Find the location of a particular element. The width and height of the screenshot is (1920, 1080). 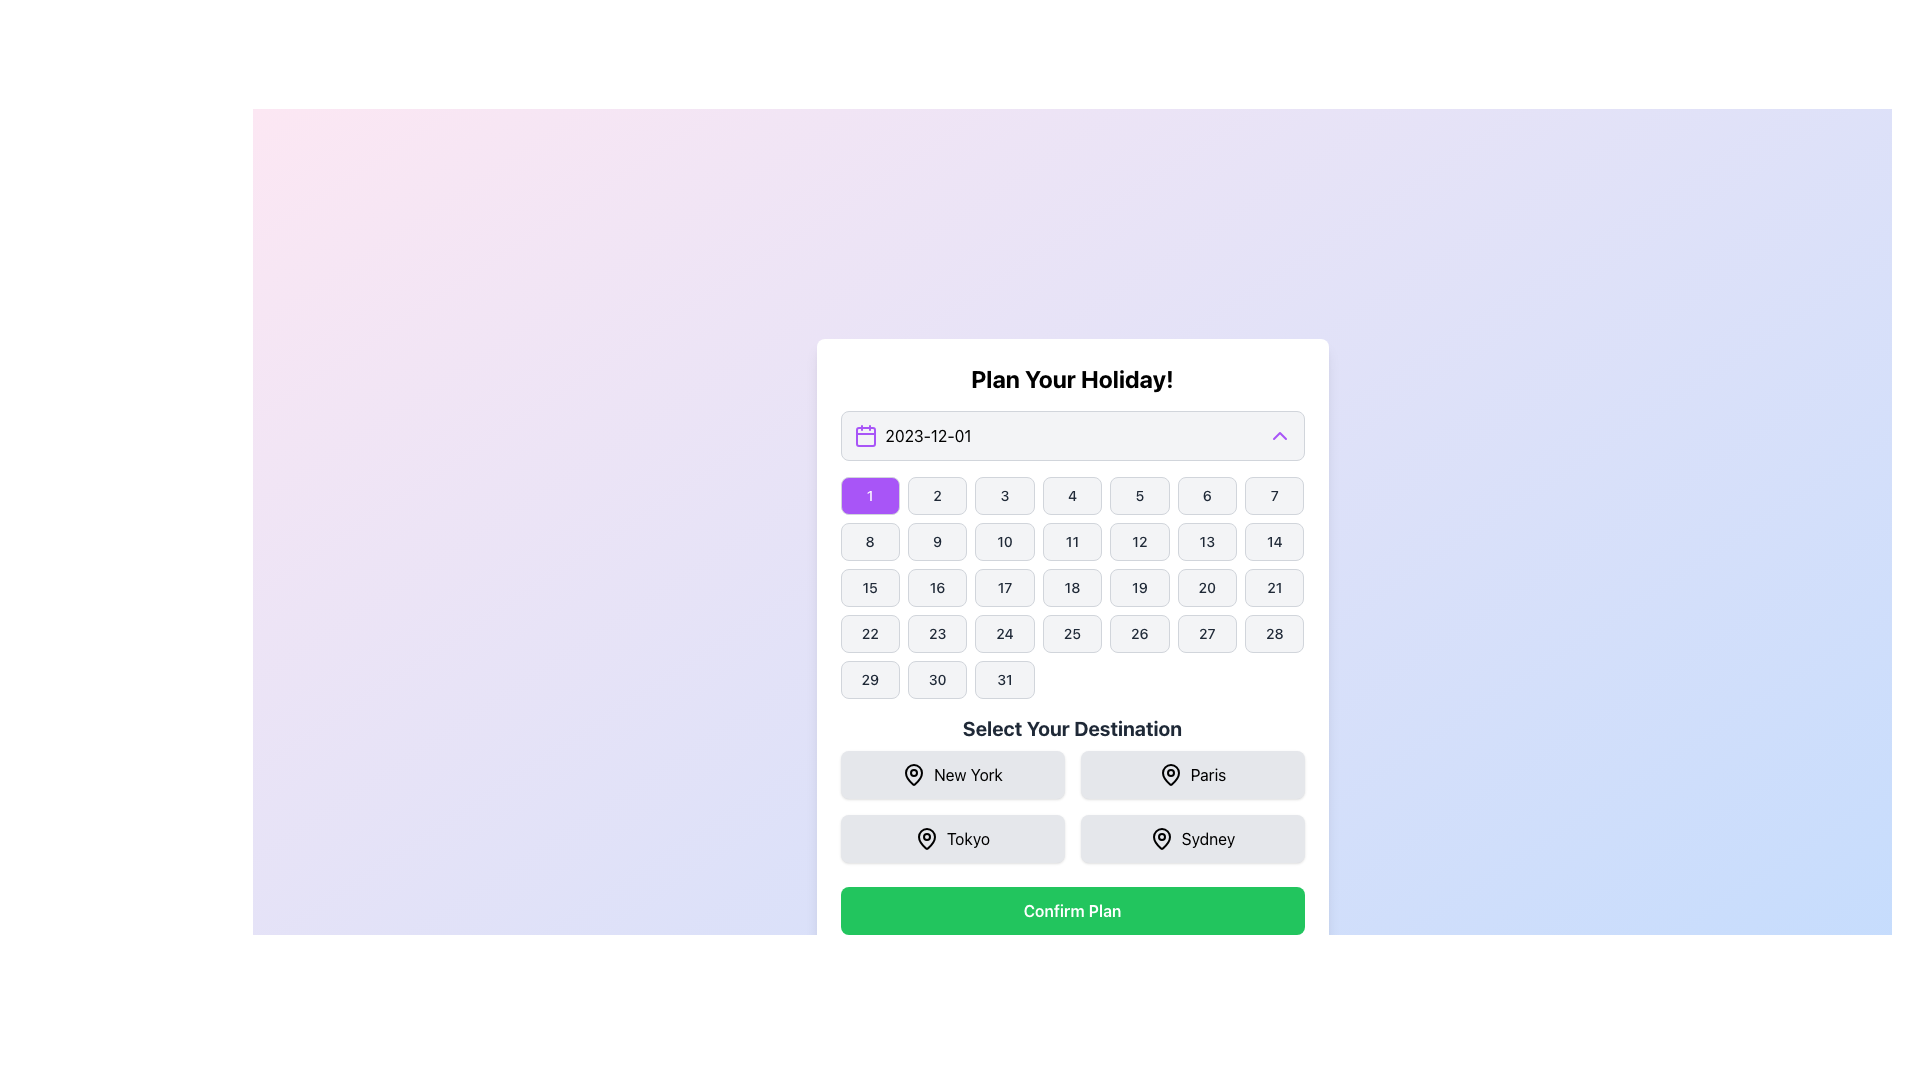

the small upward-pointing purple chevron icon located to the right of the date display box showing '2023-12-01' is located at coordinates (1278, 434).